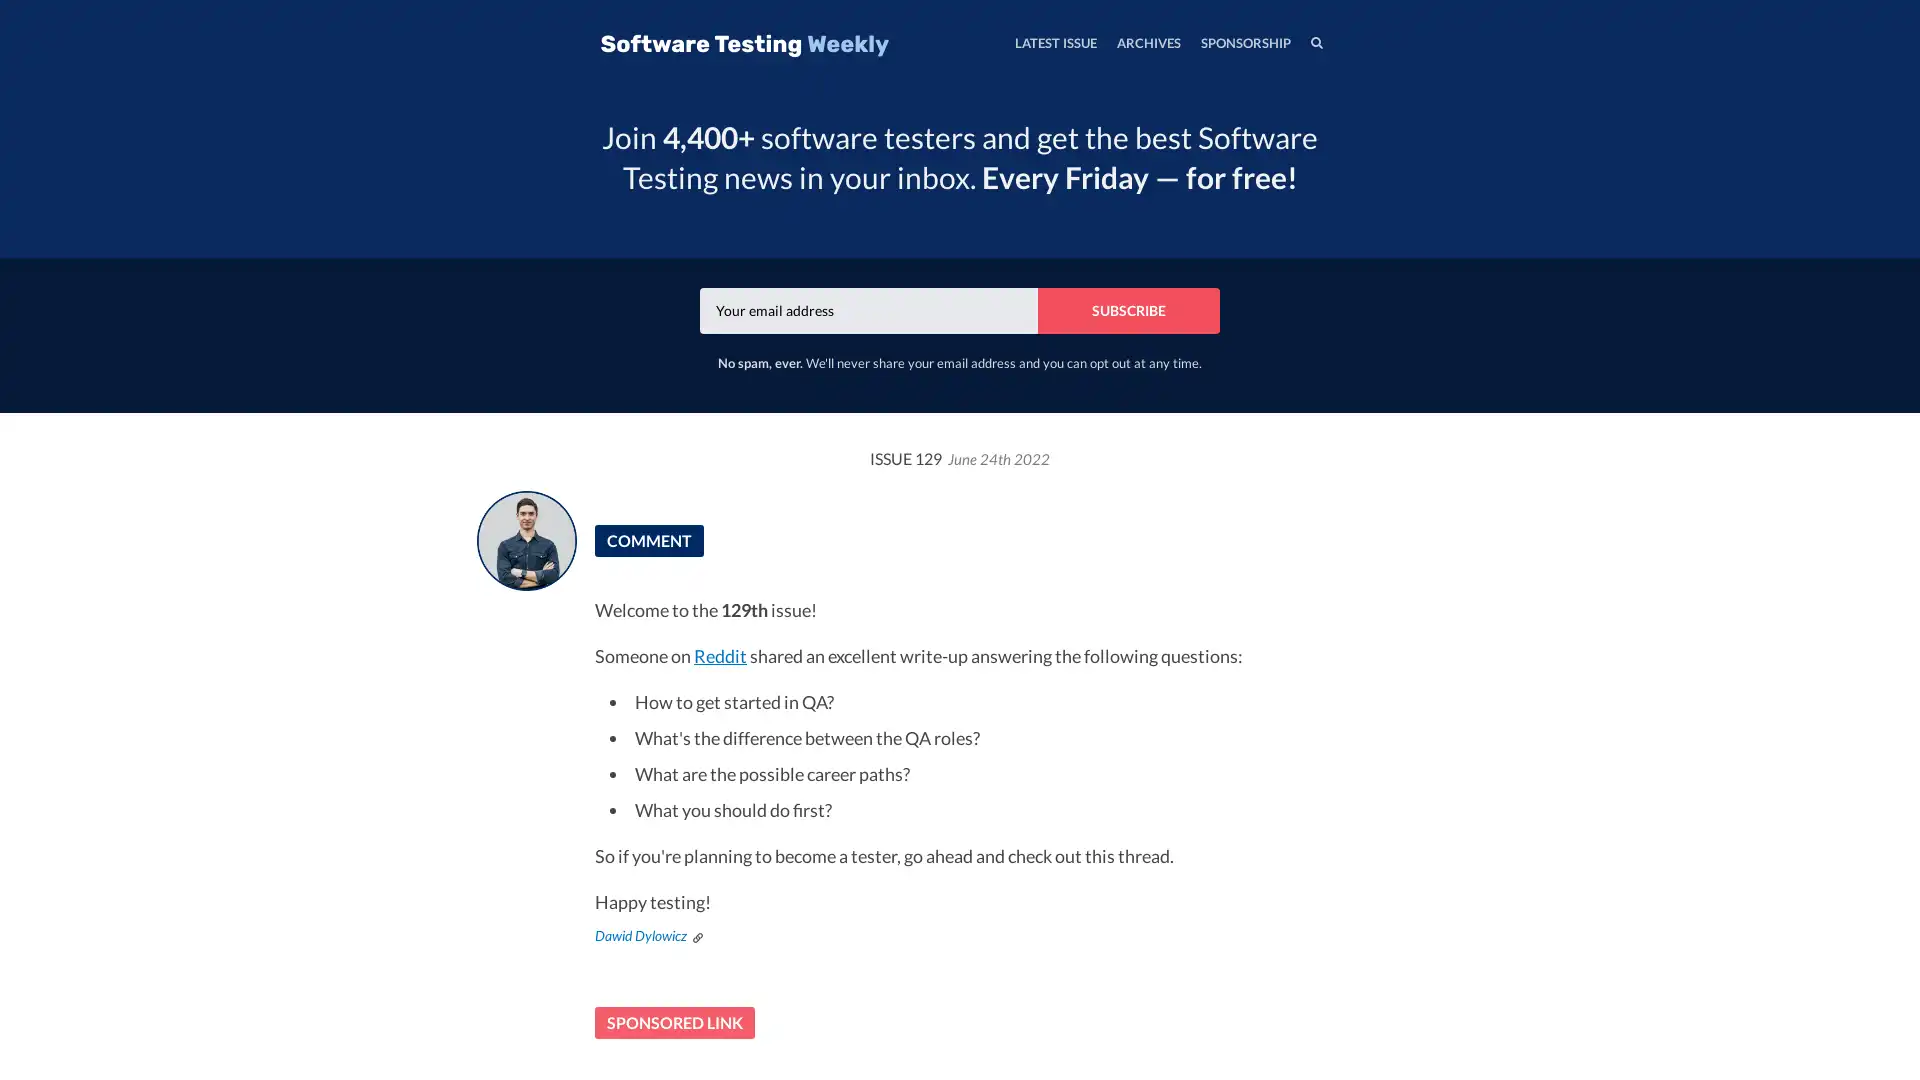  I want to click on TOGGLE MENU, so click(598, 4).